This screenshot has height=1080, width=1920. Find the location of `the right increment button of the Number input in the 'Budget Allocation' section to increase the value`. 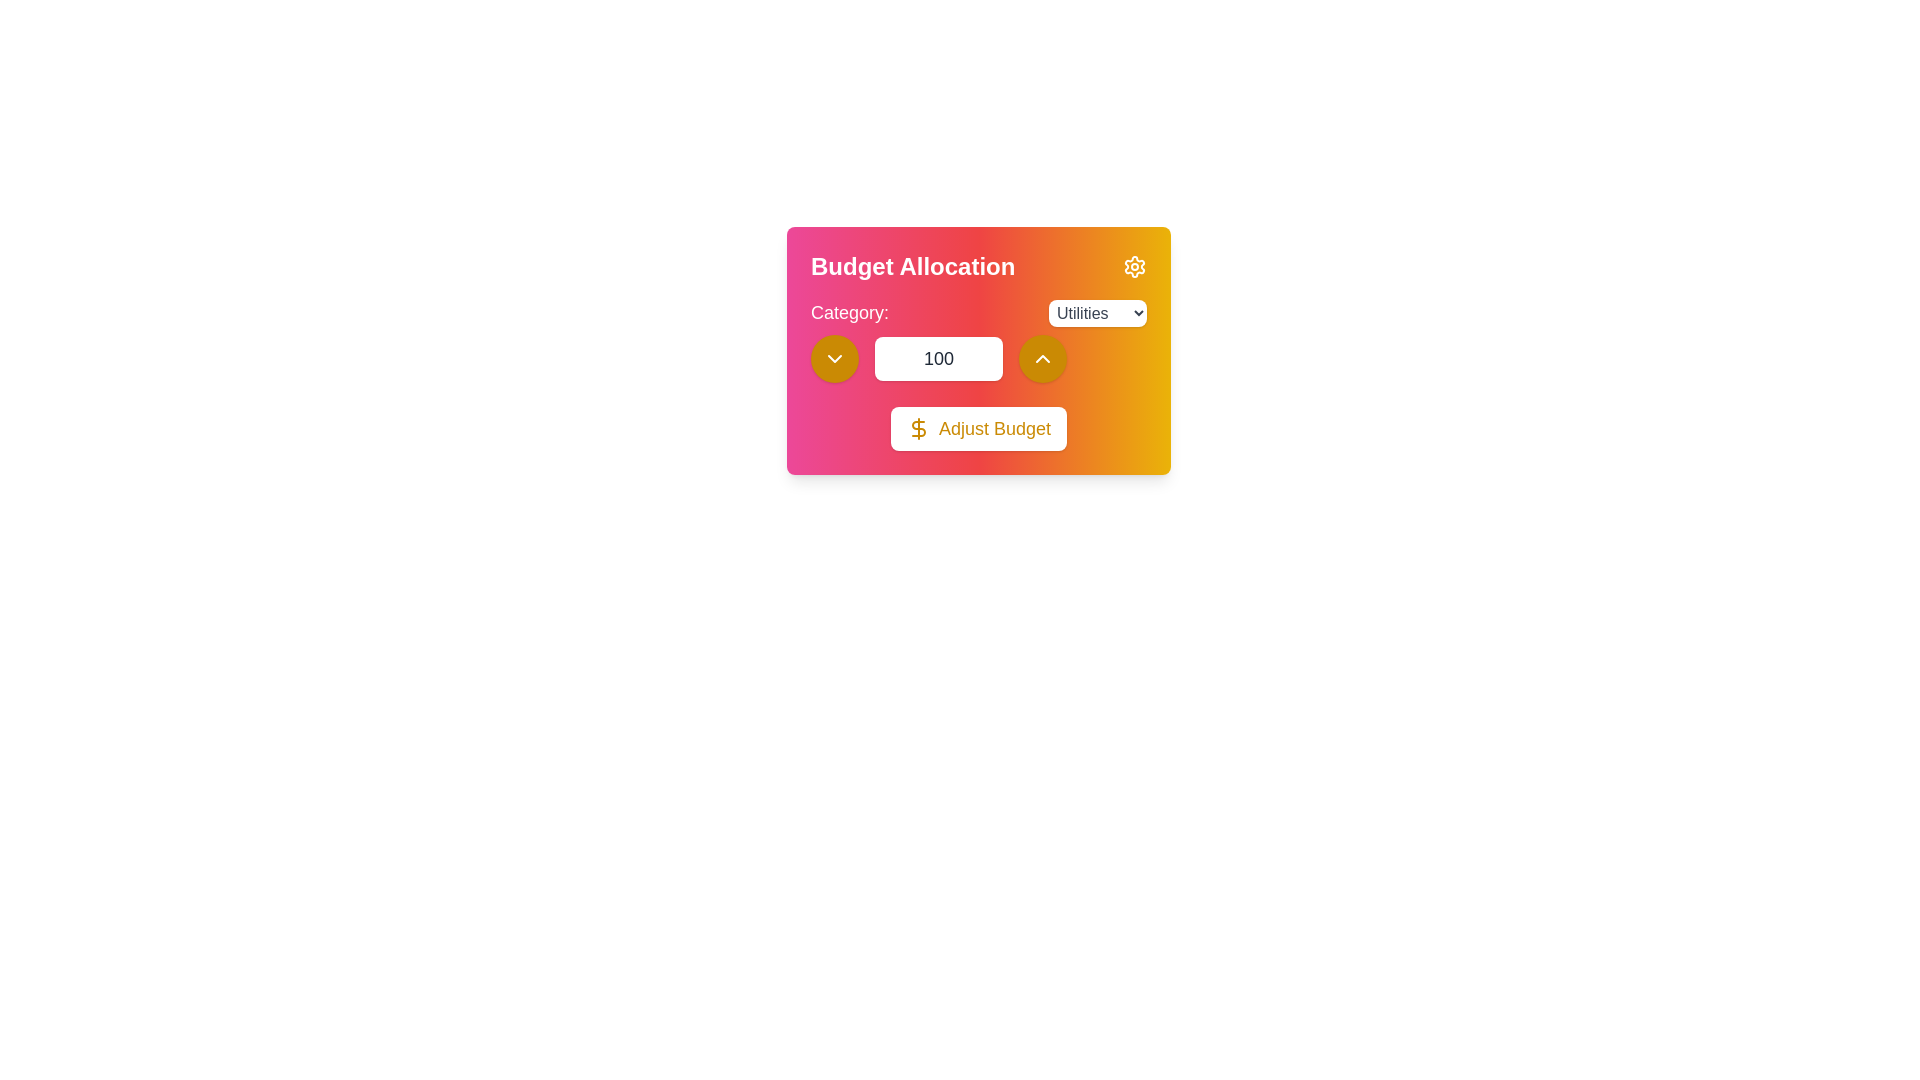

the right increment button of the Number input in the 'Budget Allocation' section to increase the value is located at coordinates (979, 357).